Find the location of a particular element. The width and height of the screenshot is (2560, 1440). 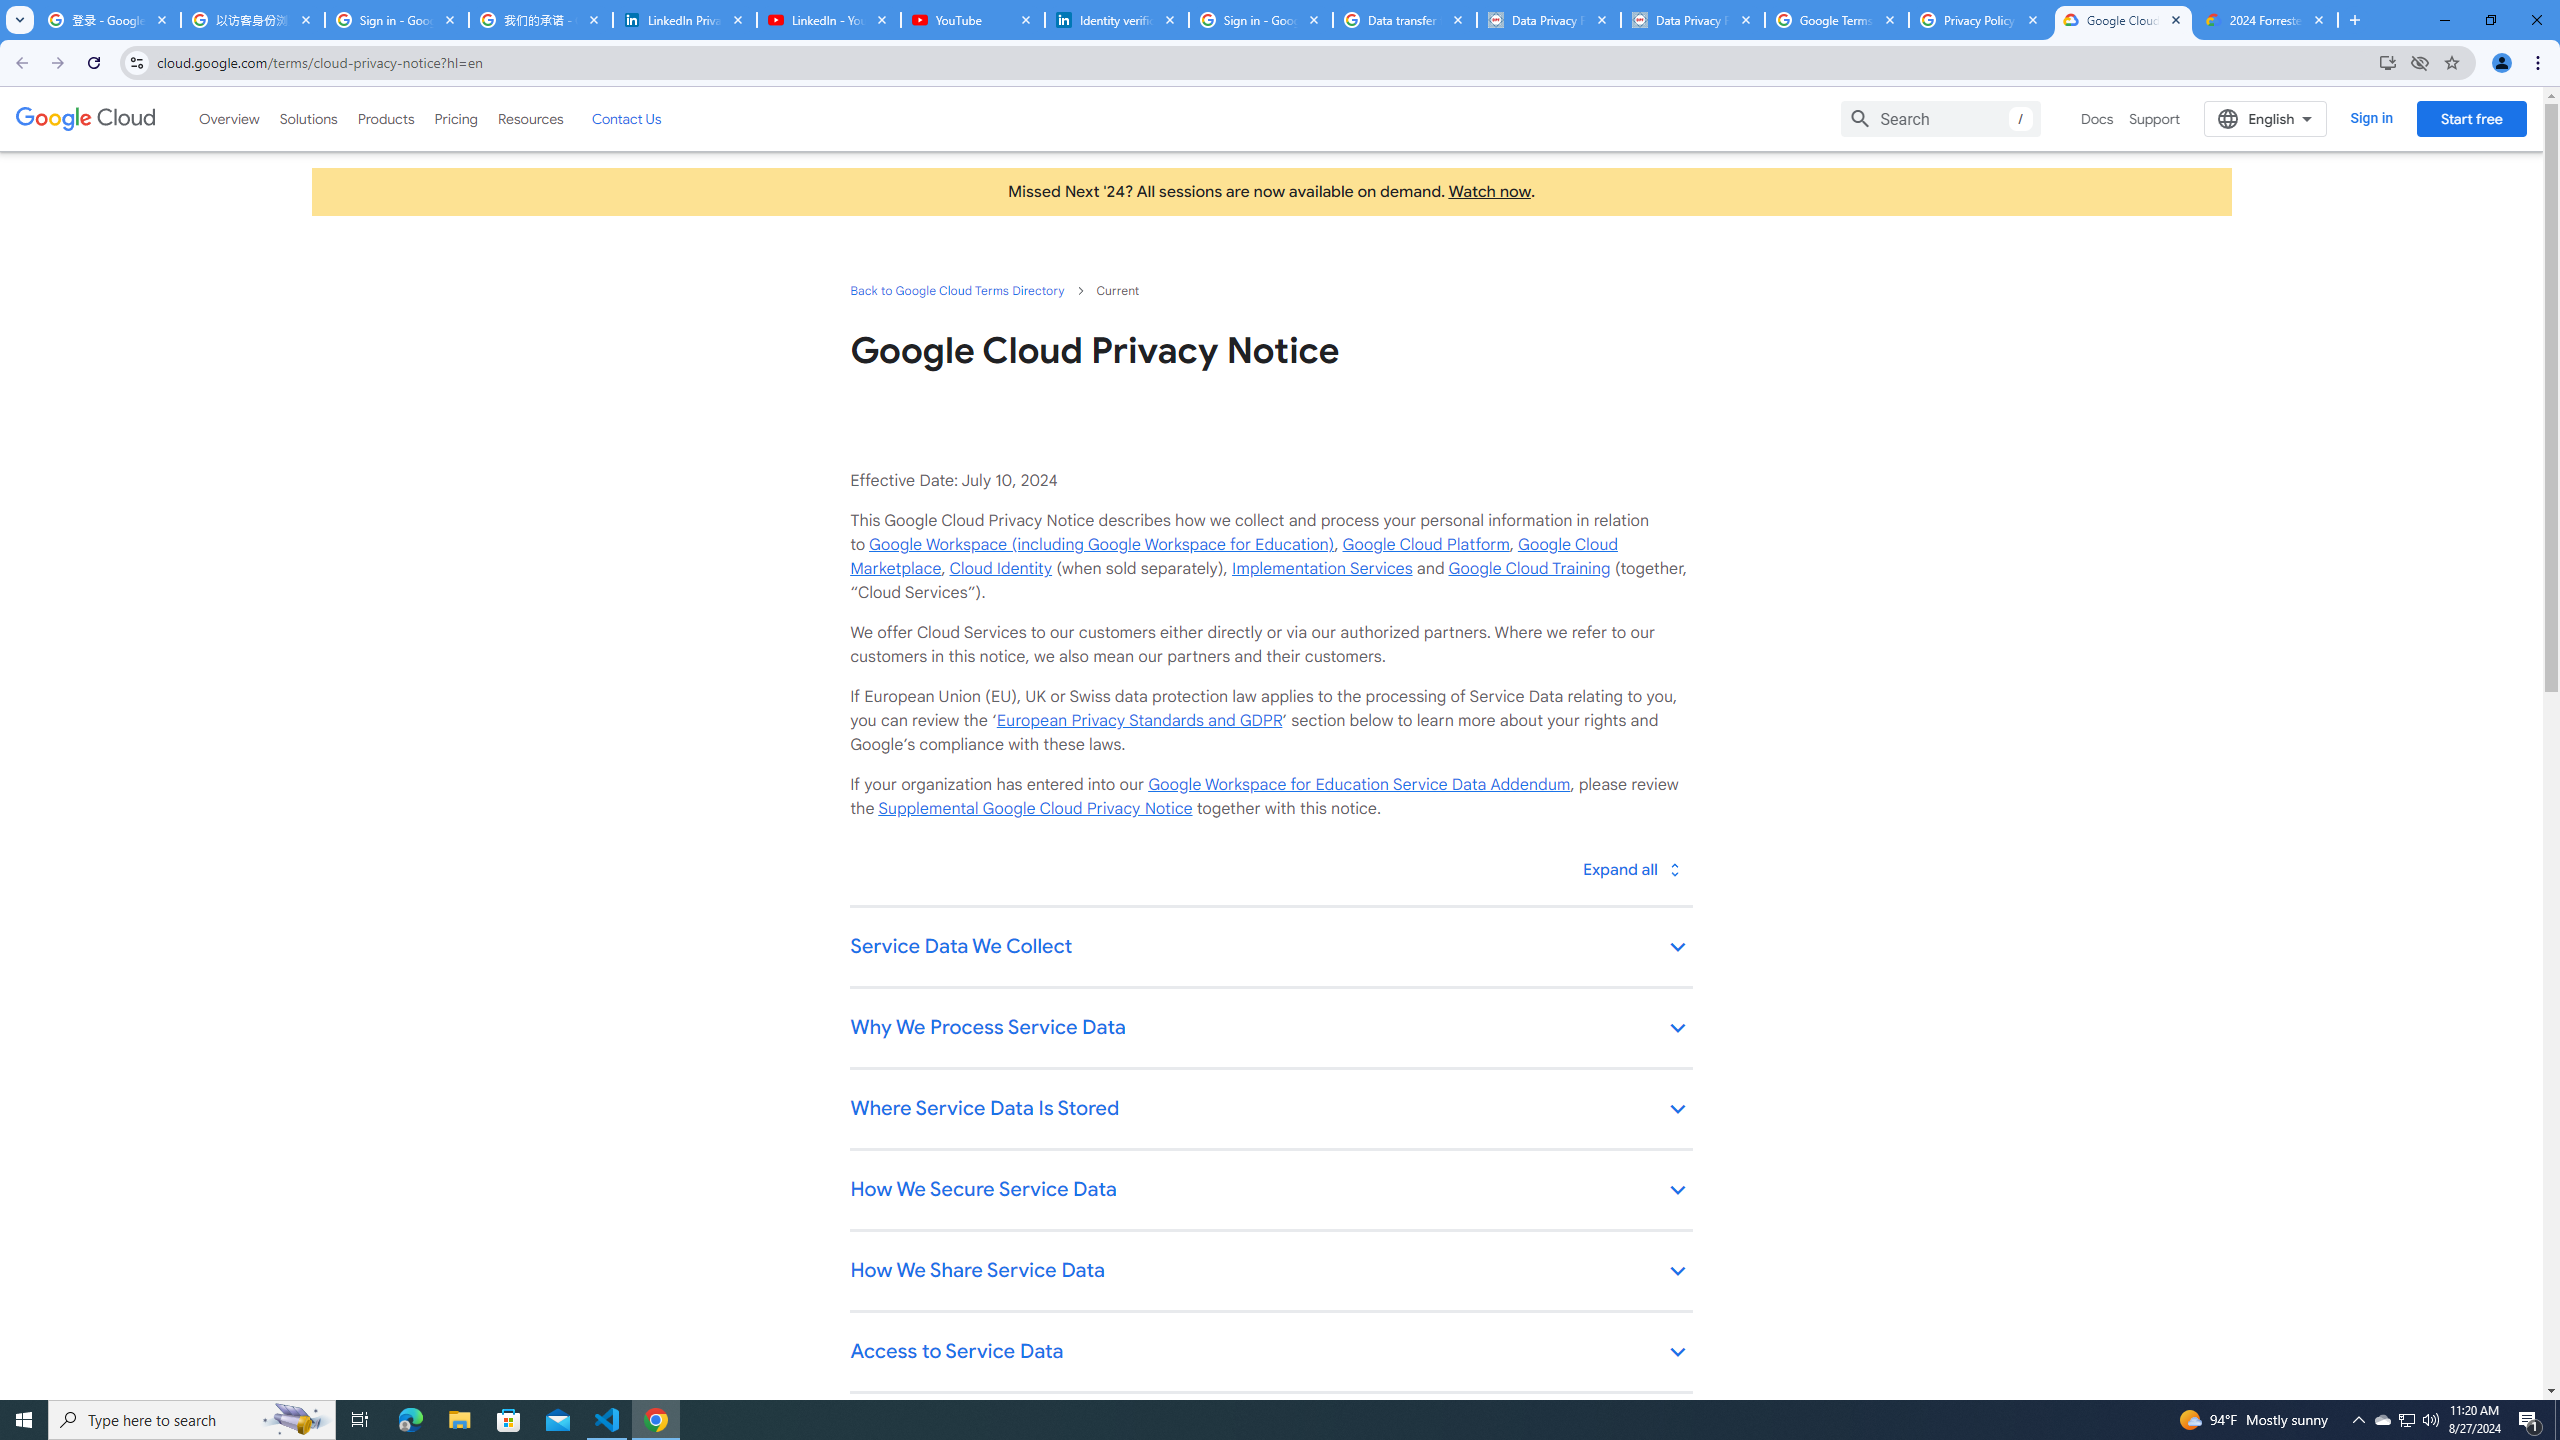

'Third-party cookies blocked' is located at coordinates (2420, 61).